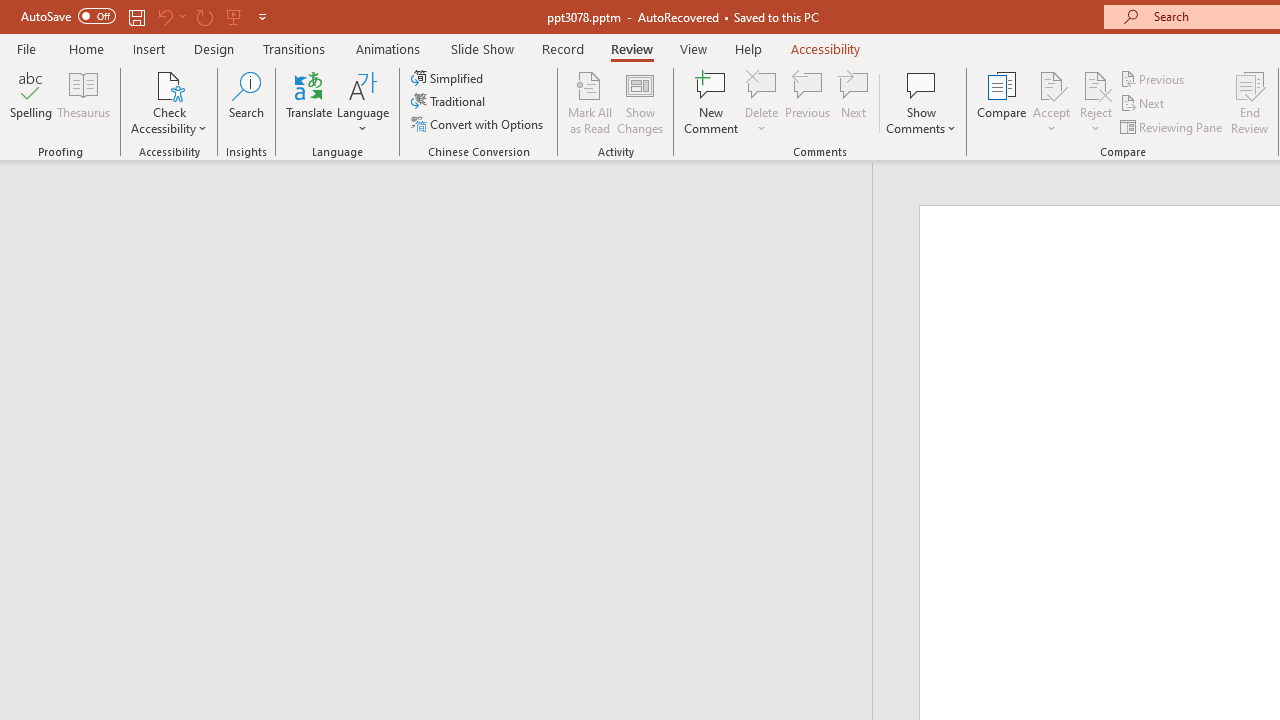  I want to click on 'Translate', so click(308, 103).